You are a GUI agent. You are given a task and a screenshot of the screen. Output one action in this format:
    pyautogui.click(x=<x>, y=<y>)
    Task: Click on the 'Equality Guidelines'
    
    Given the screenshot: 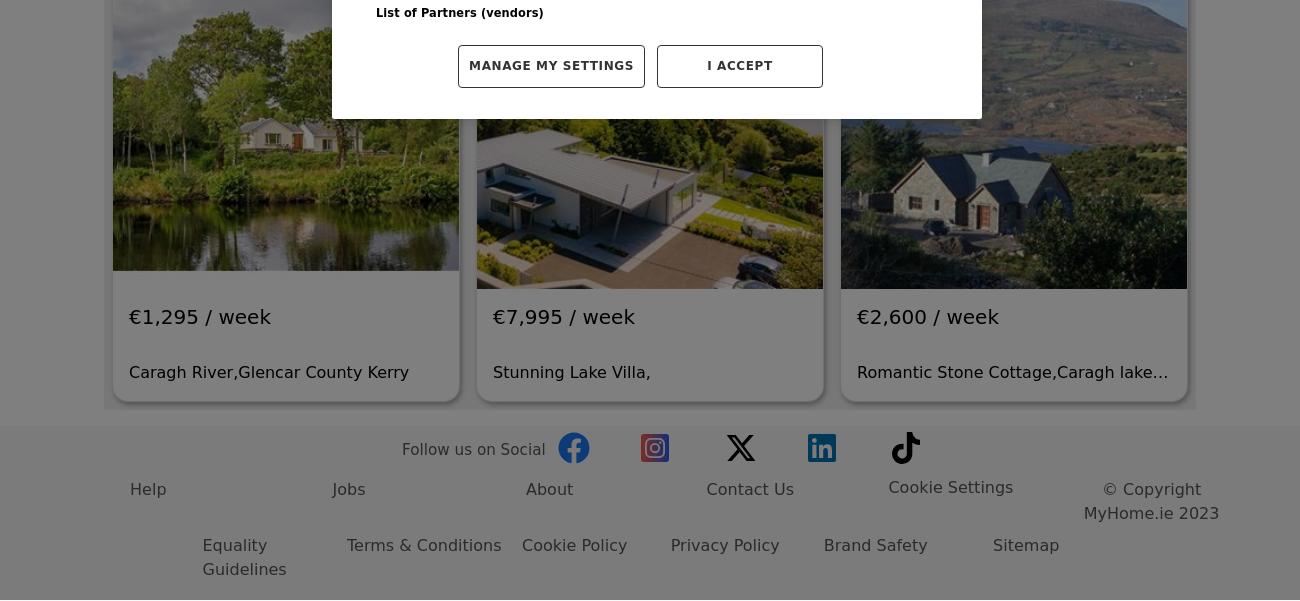 What is the action you would take?
    pyautogui.click(x=243, y=356)
    